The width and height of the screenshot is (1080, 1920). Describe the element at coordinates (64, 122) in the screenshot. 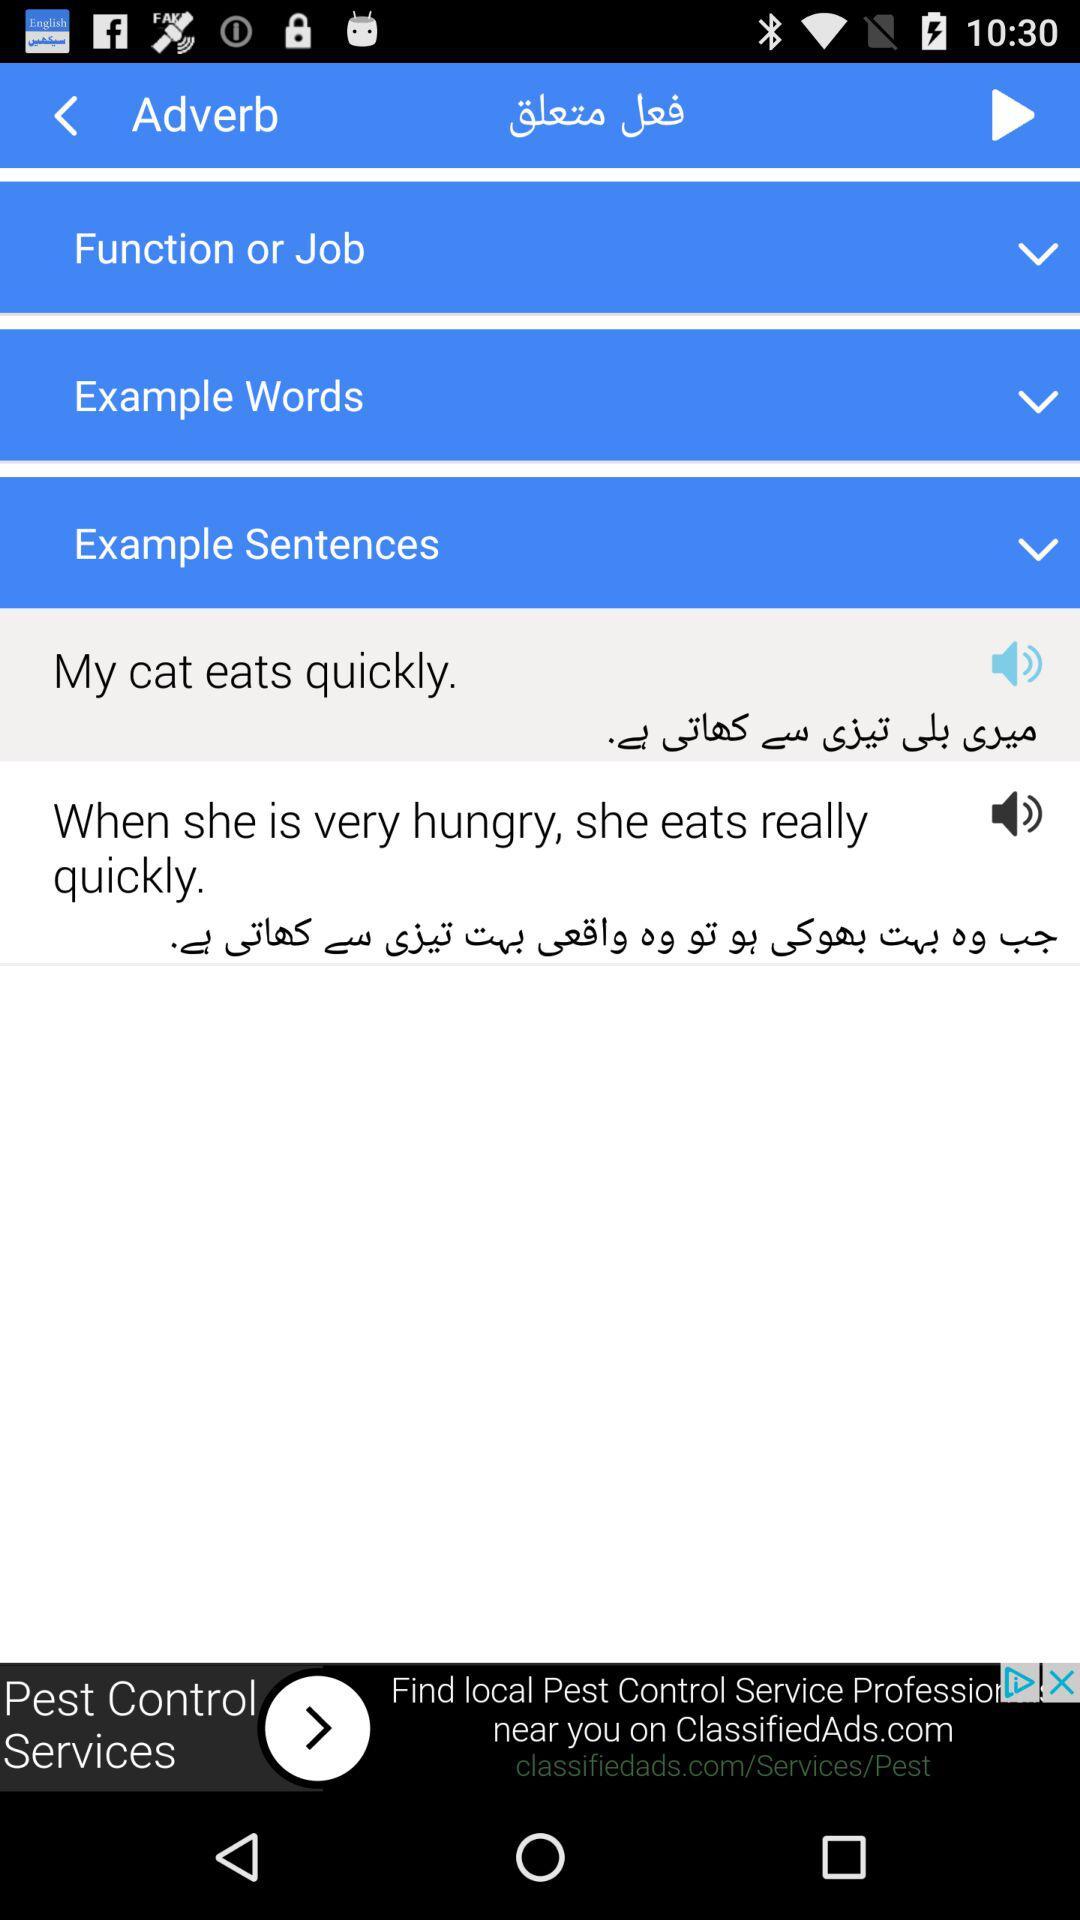

I see `the arrow_backward icon` at that location.